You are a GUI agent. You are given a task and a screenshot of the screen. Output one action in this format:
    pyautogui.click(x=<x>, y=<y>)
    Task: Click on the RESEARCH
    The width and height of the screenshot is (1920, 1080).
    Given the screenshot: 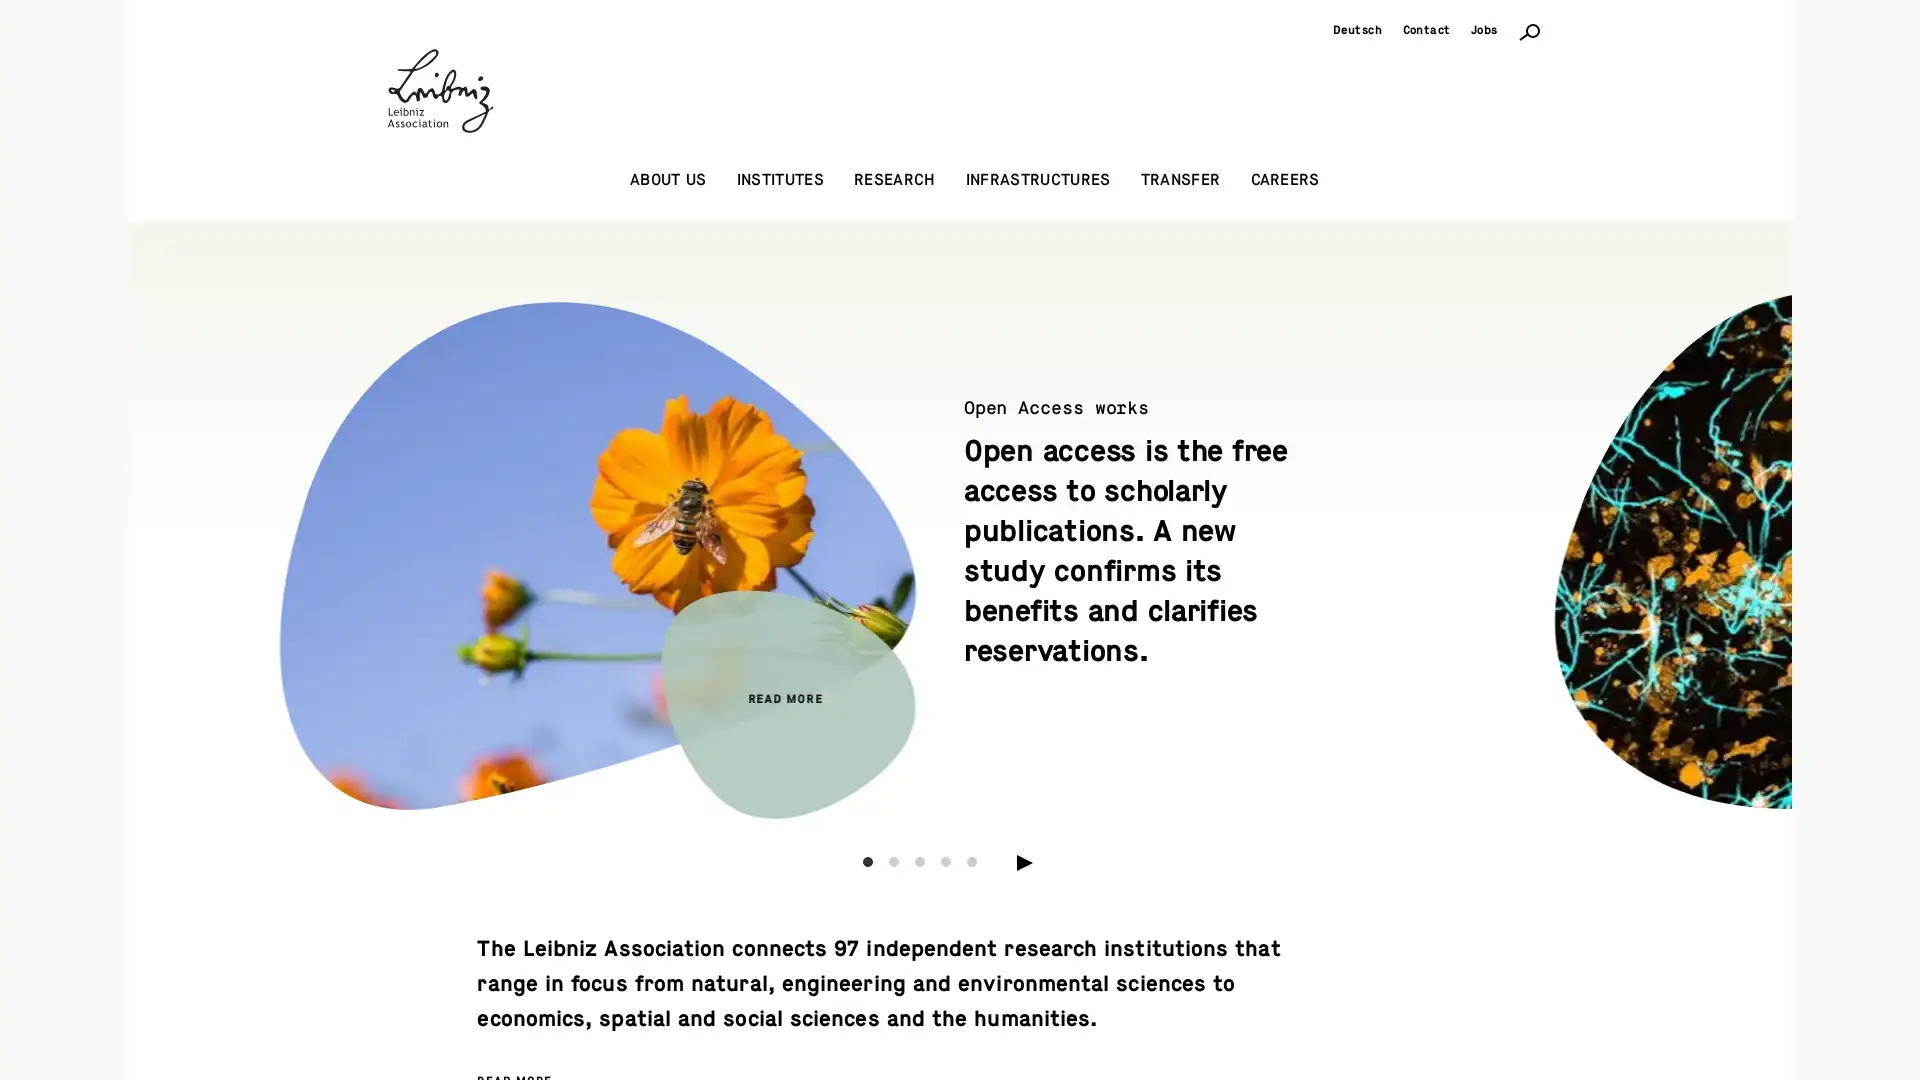 What is the action you would take?
    pyautogui.click(x=893, y=180)
    